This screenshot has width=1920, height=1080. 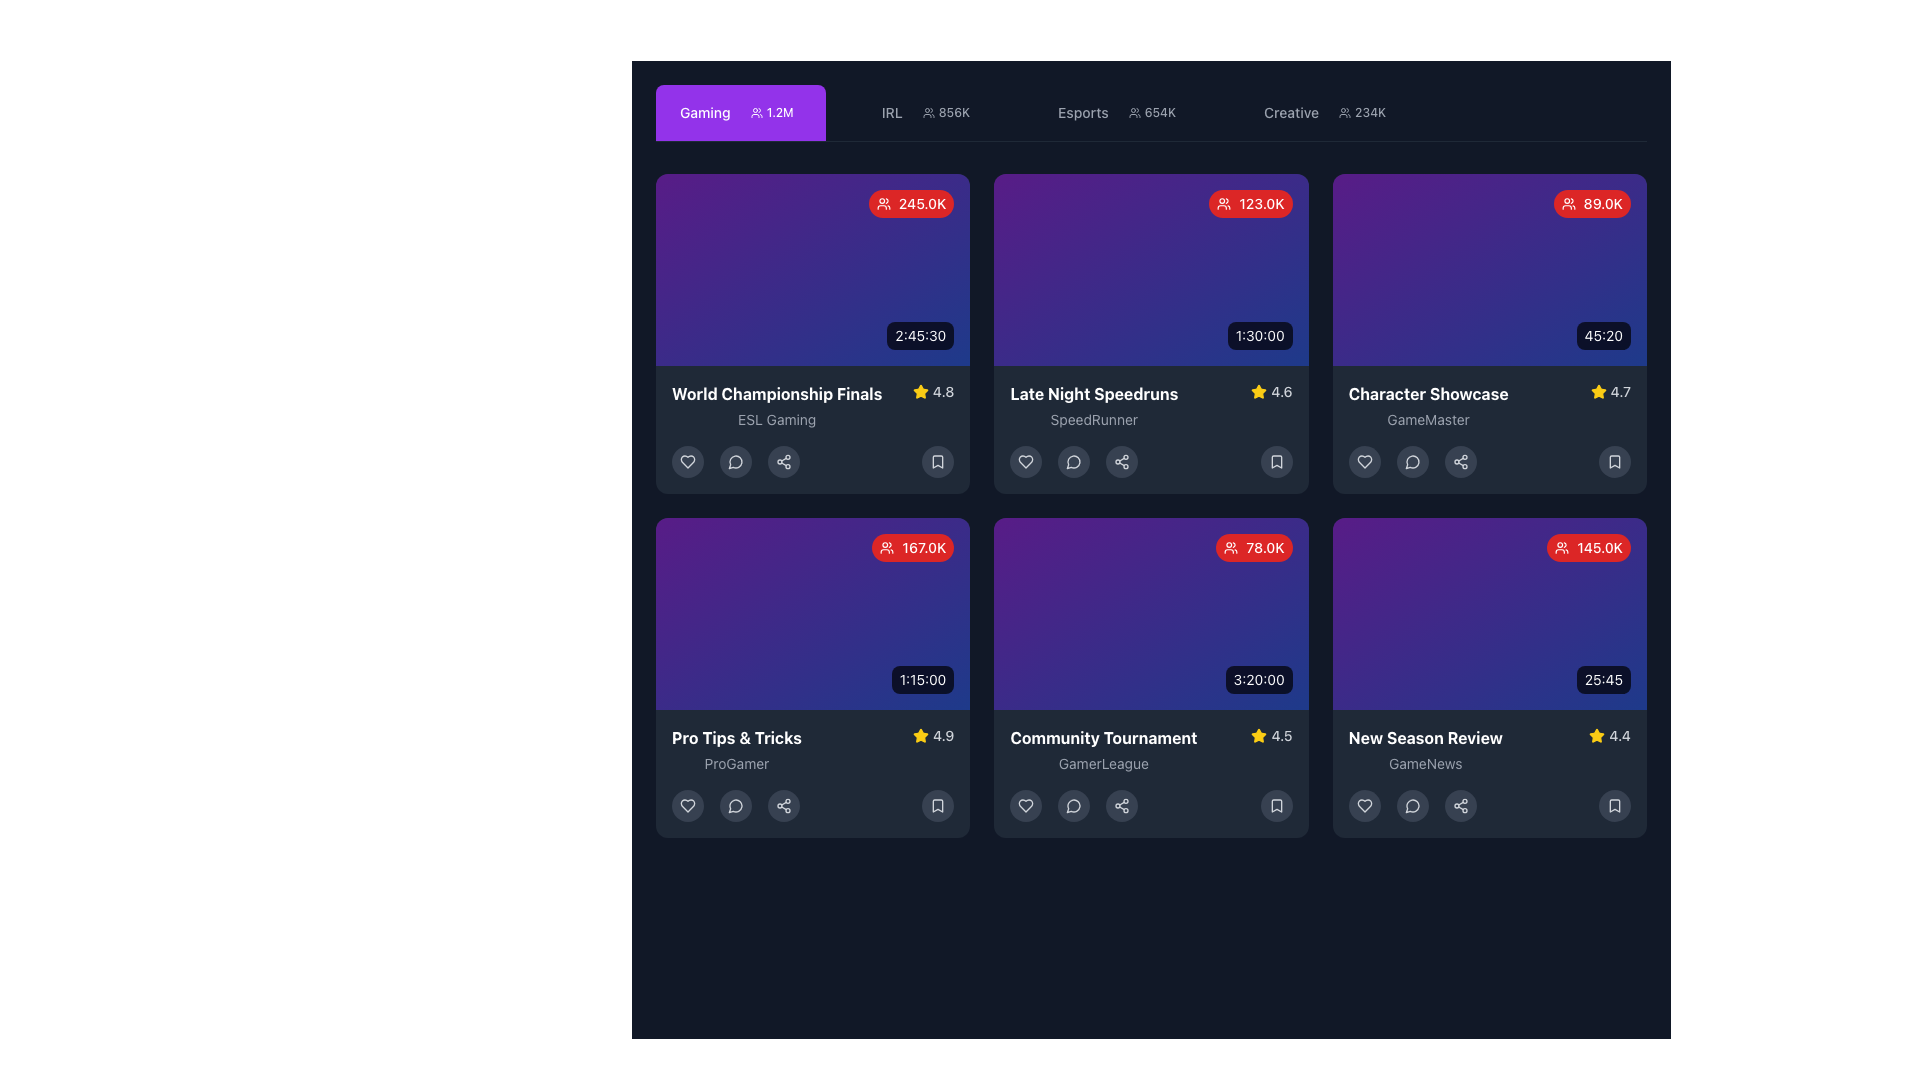 I want to click on the circular button with a dark gray background and a share symbol icon, located, so click(x=1460, y=805).